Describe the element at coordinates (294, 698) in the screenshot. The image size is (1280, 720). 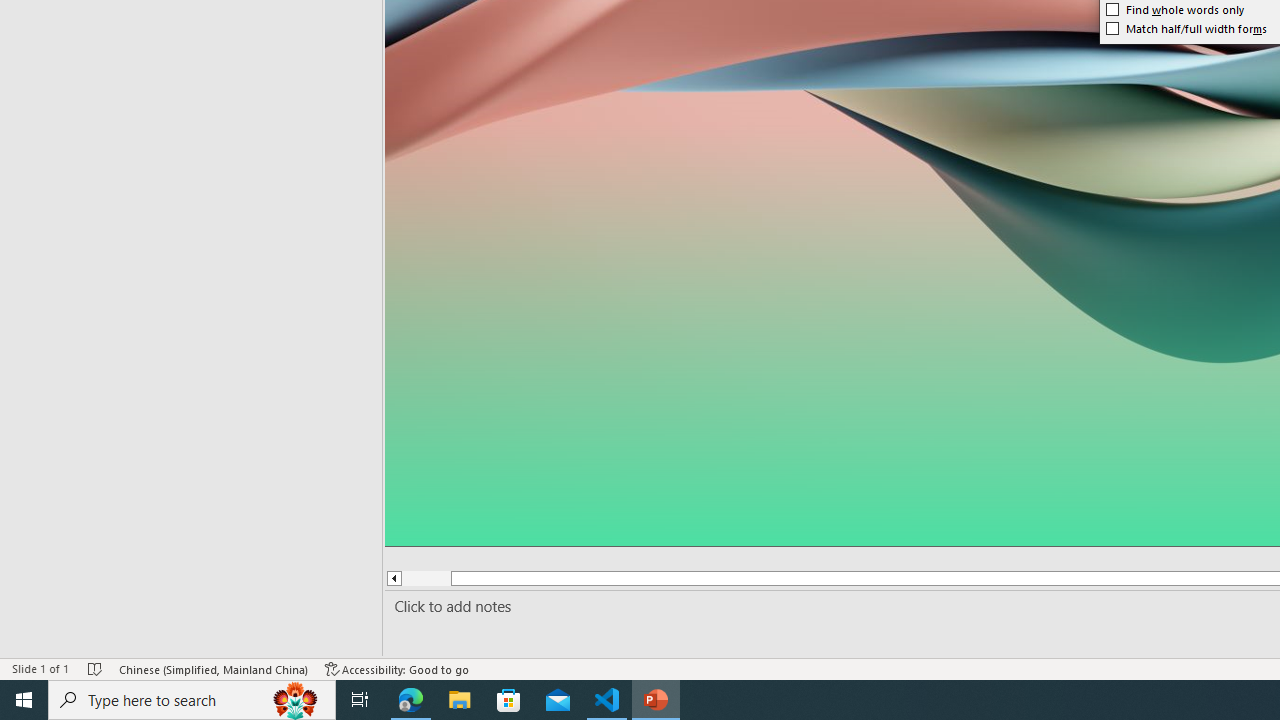
I see `'Search highlights icon opens search home window'` at that location.